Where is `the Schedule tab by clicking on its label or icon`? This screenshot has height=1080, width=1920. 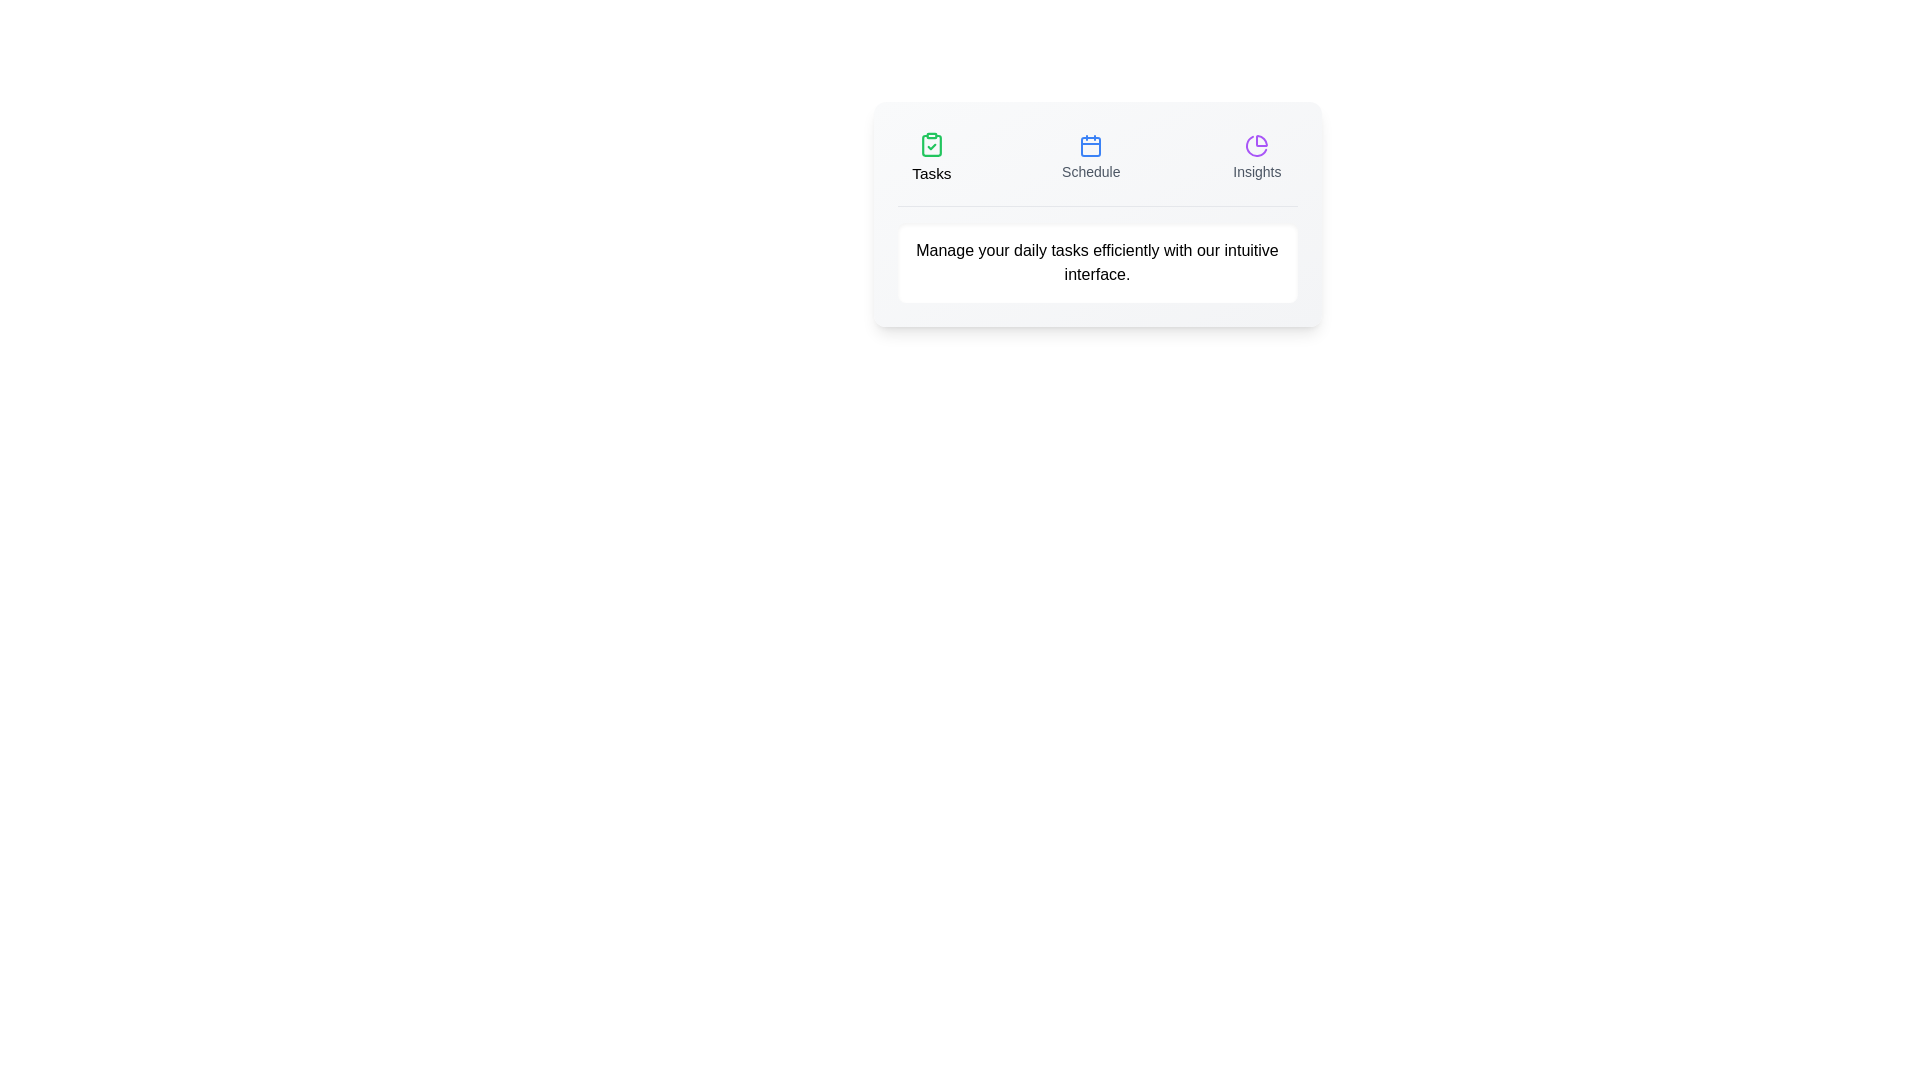
the Schedule tab by clicking on its label or icon is located at coordinates (1090, 157).